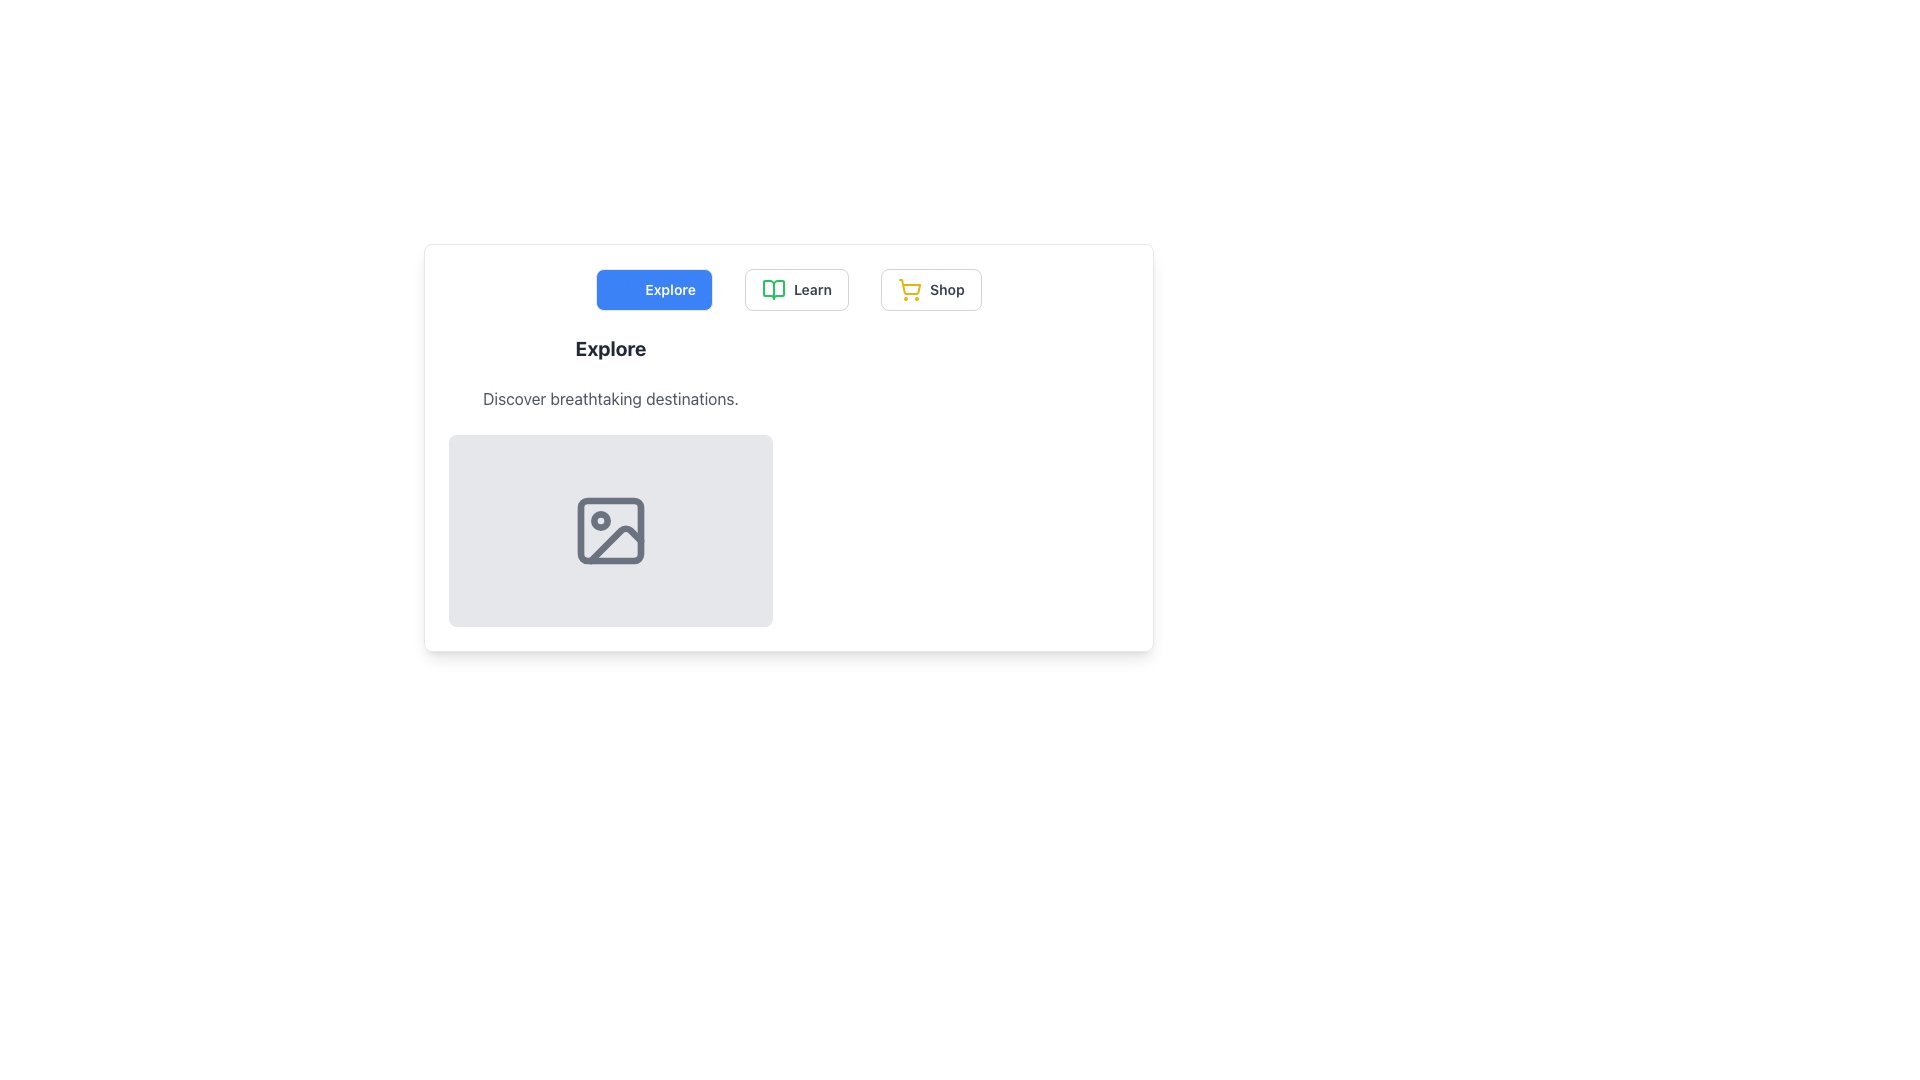 This screenshot has width=1920, height=1080. I want to click on the 'Learn' button, which has a white background, grey border, and a green book icon on its left, so click(795, 289).